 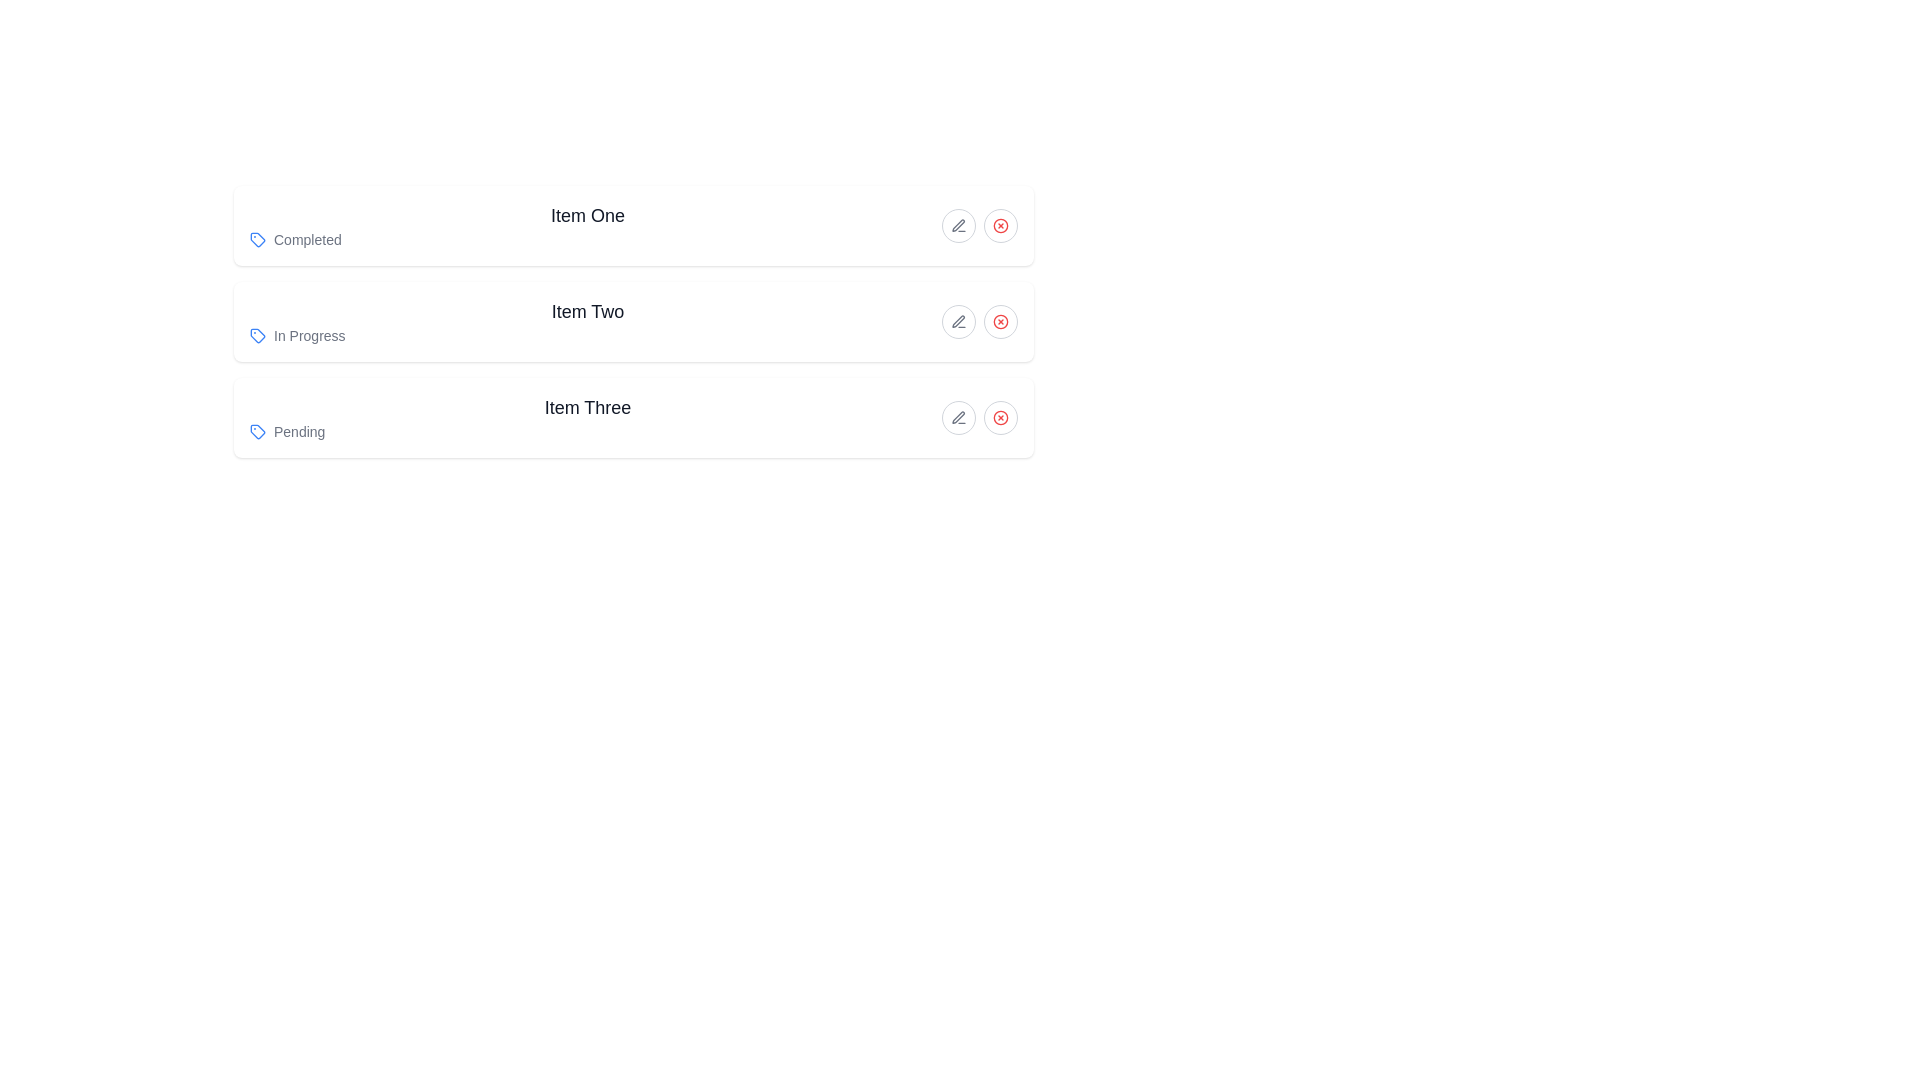 I want to click on the List item displaying 'Item Two' with the status 'In Progress', so click(x=632, y=320).